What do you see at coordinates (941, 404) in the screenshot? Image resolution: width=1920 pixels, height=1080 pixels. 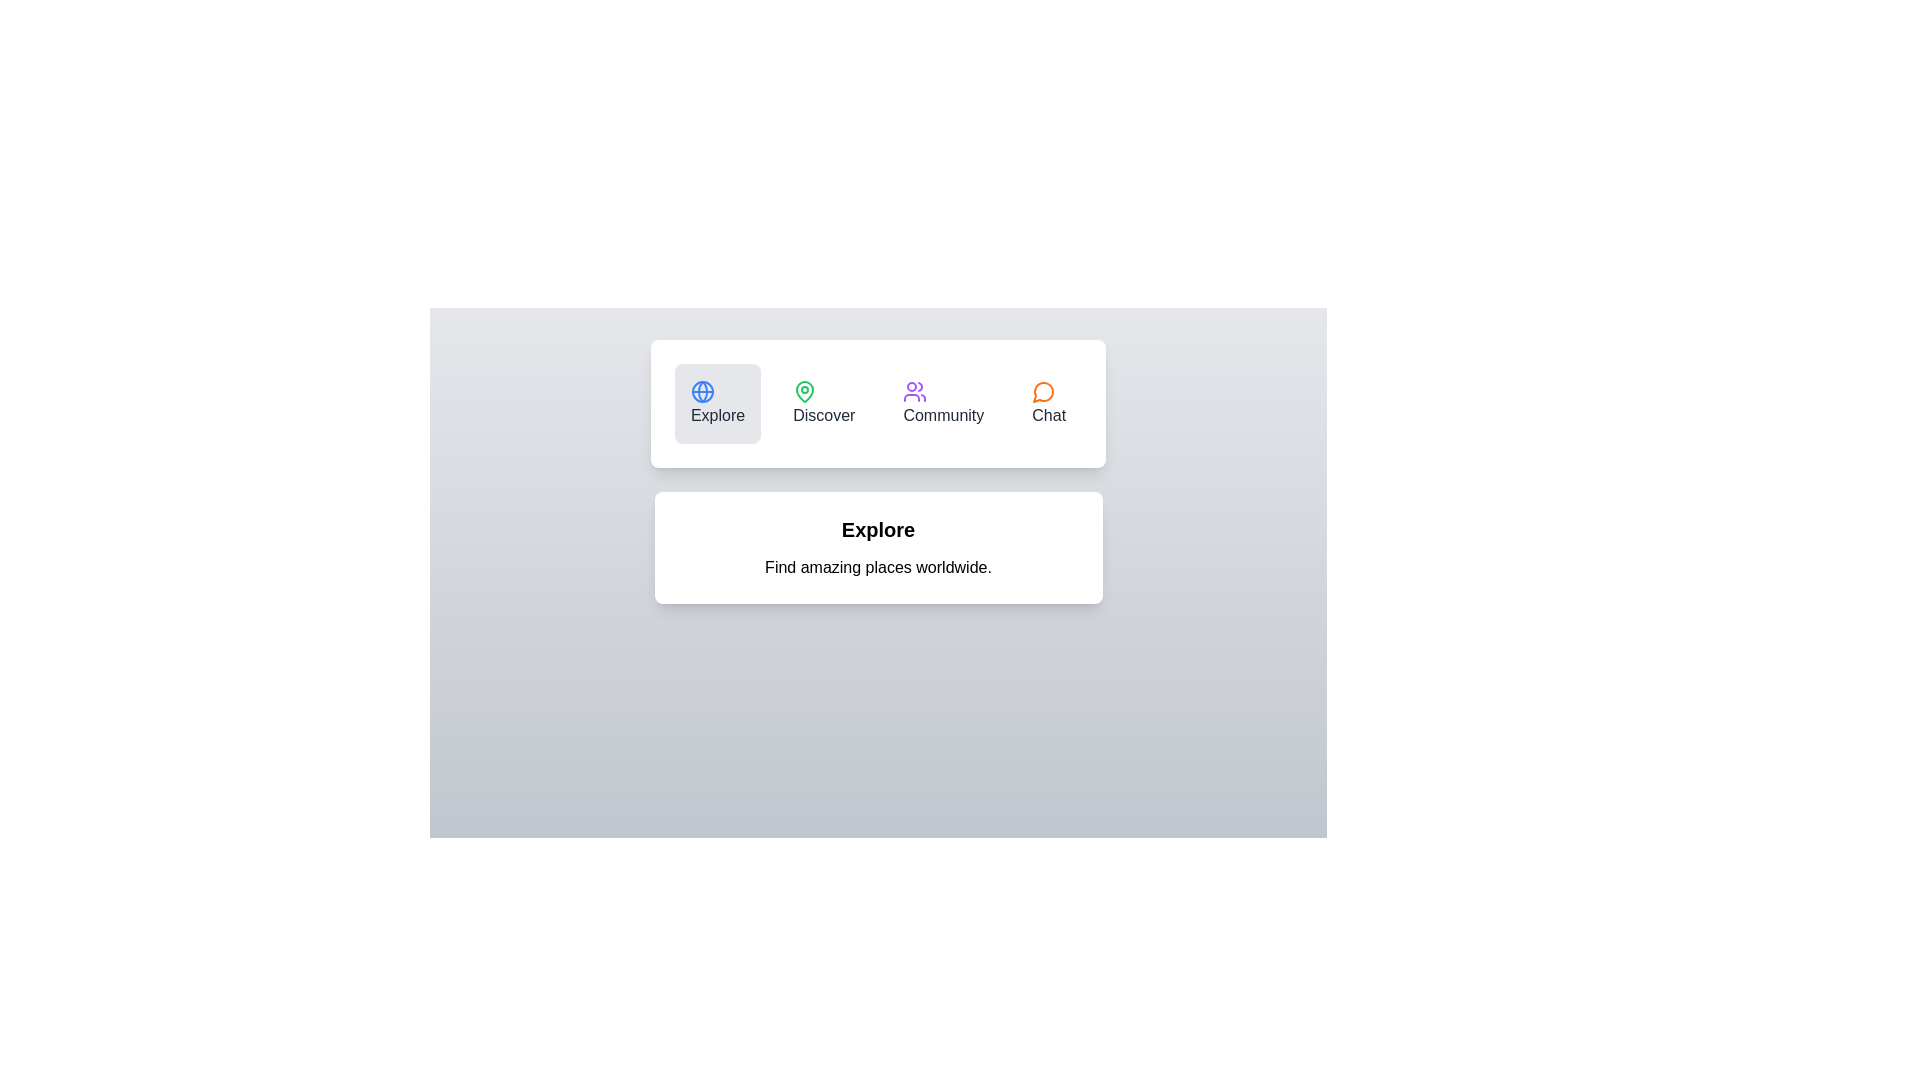 I see `the tab labeled 'Community' to display its associated content` at bounding box center [941, 404].